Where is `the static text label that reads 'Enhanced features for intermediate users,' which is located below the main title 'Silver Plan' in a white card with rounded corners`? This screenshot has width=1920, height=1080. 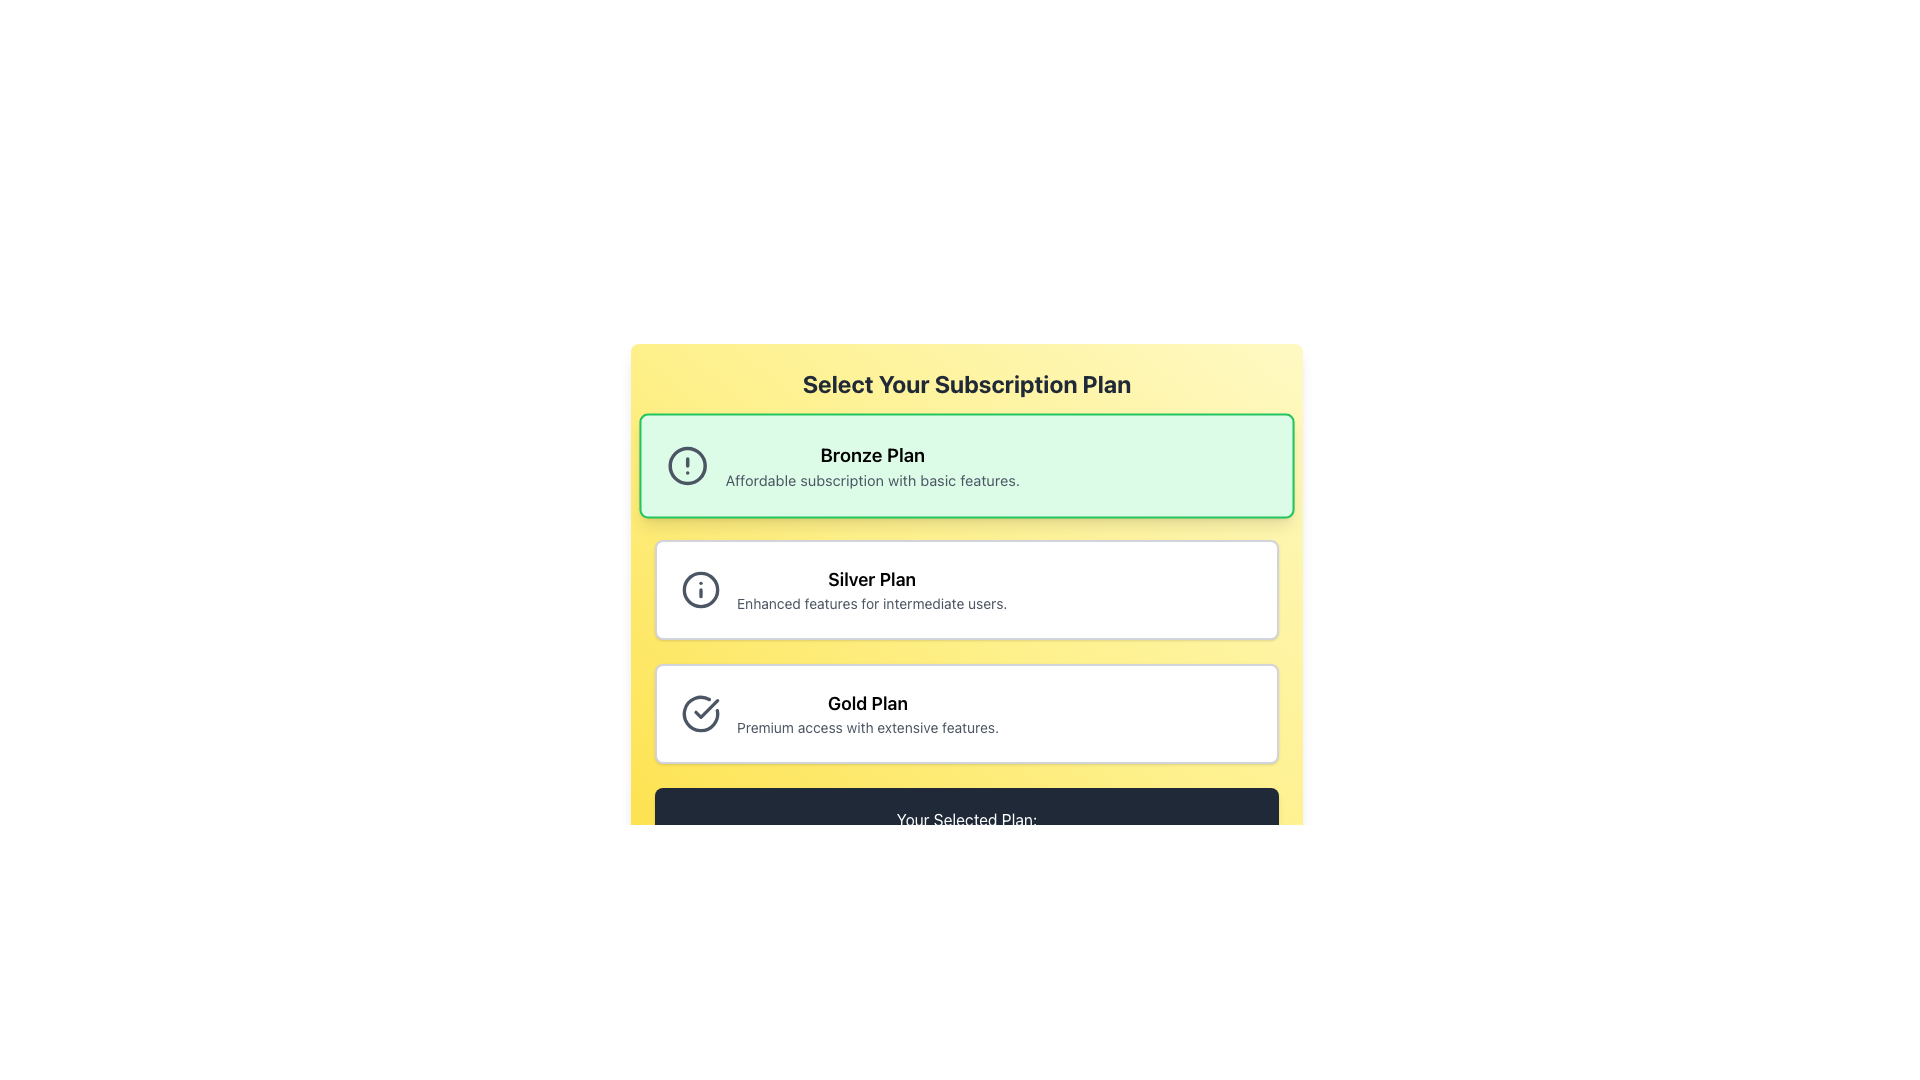
the static text label that reads 'Enhanced features for intermediate users,' which is located below the main title 'Silver Plan' in a white card with rounded corners is located at coordinates (872, 603).